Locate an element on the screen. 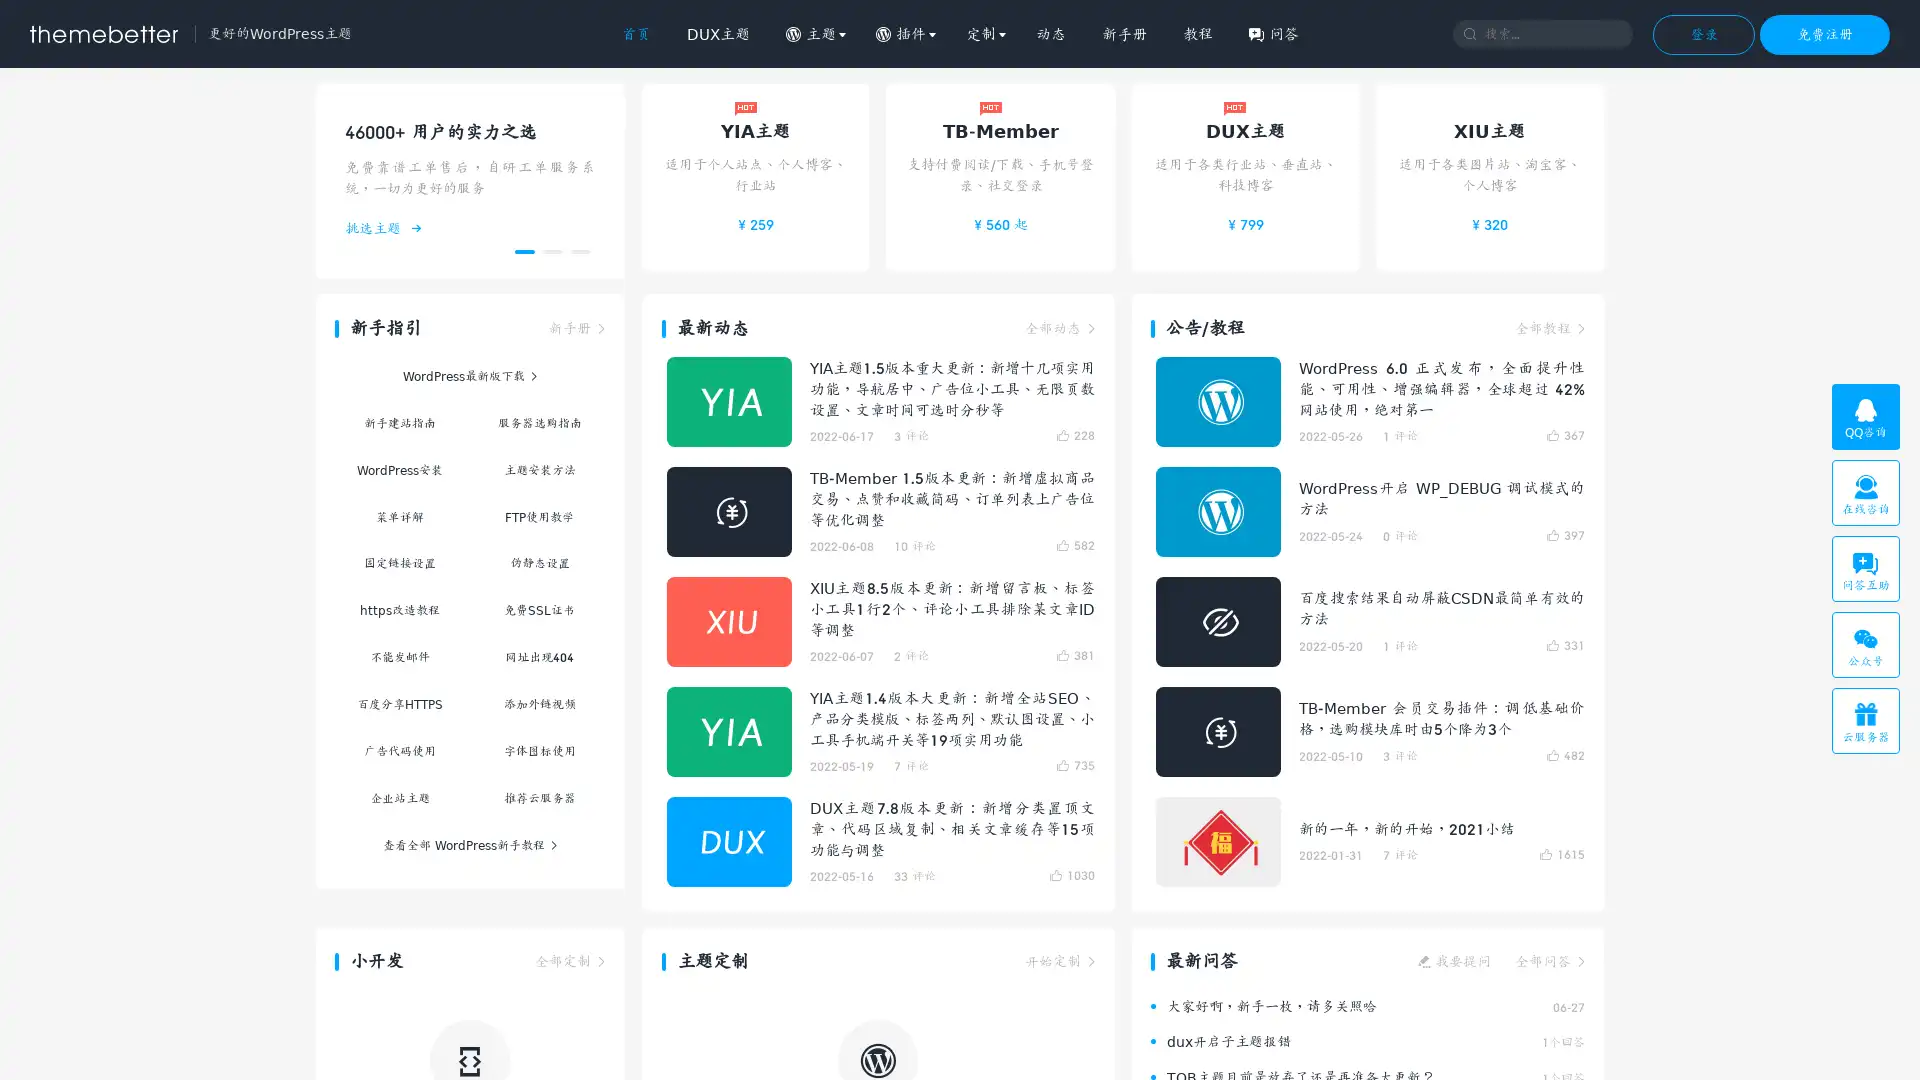 This screenshot has width=1920, height=1080. Go to slide 3 is located at coordinates (579, 250).